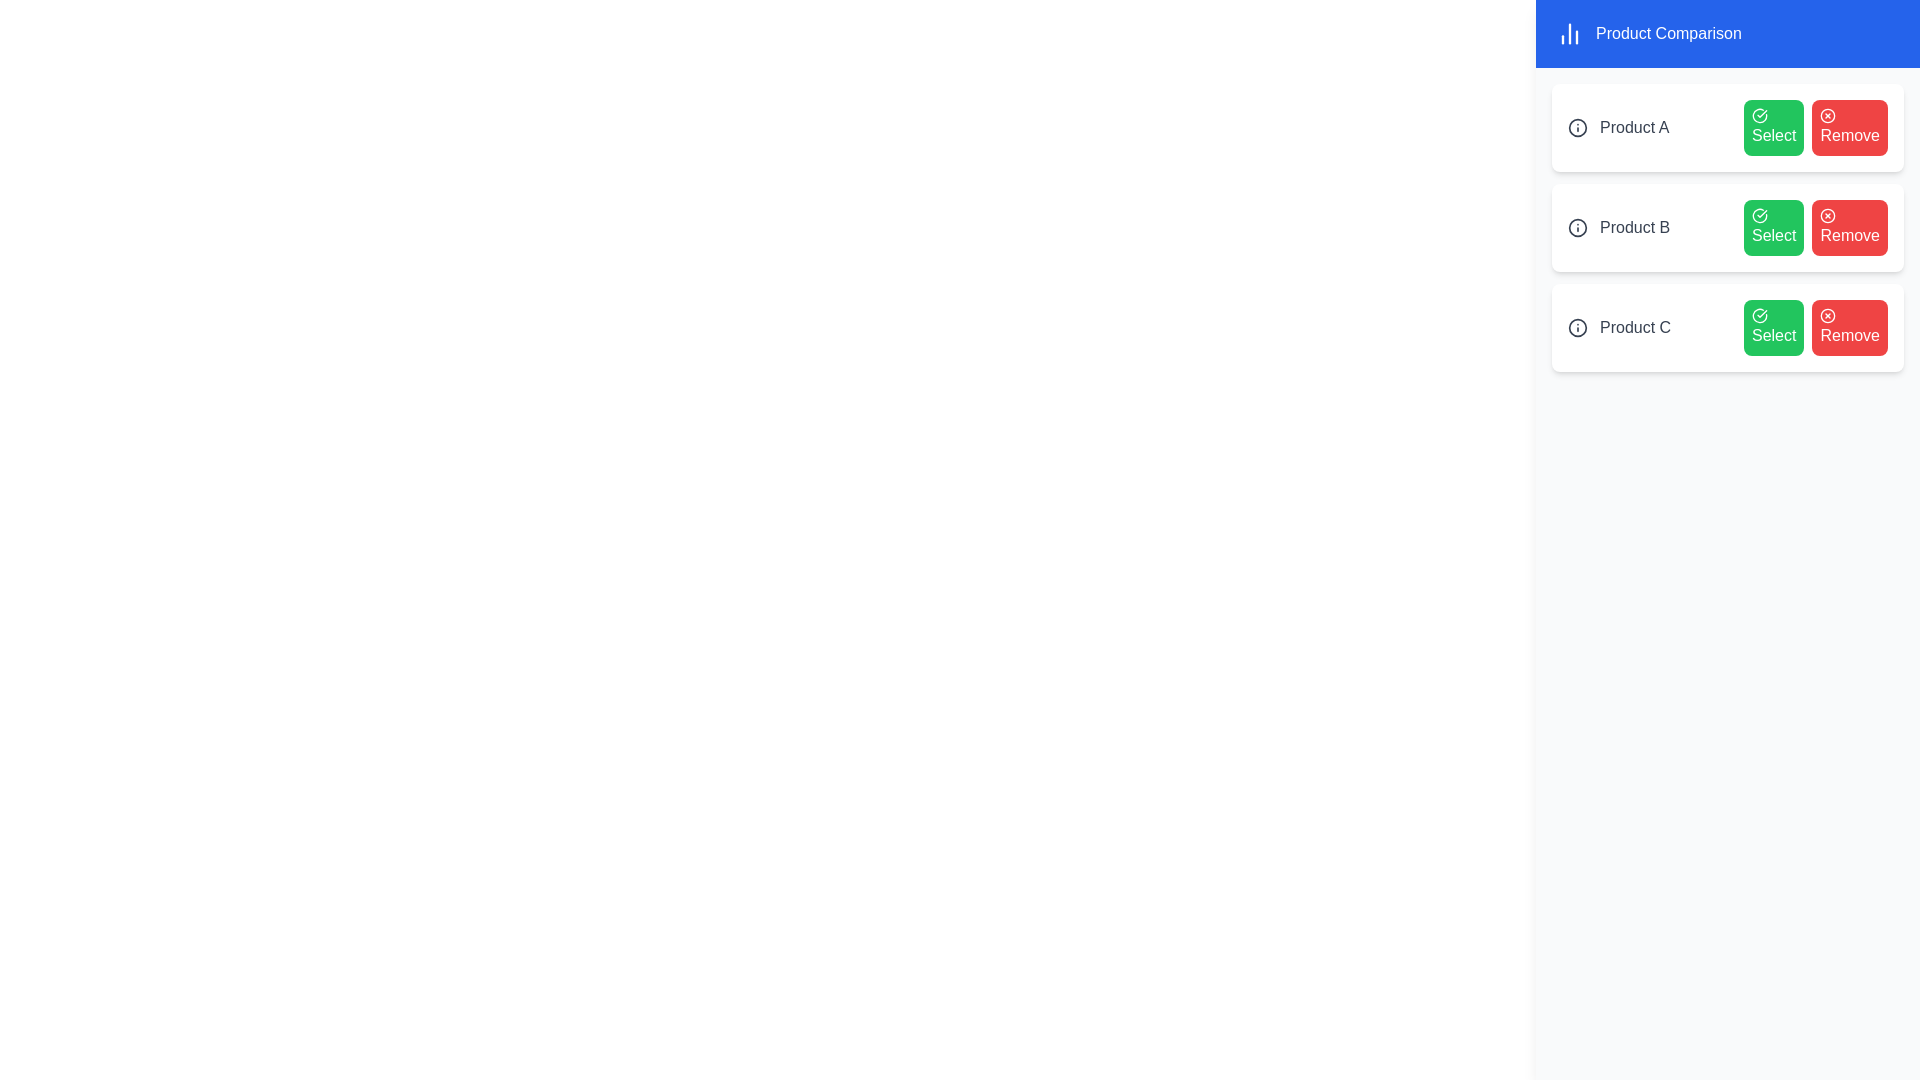 The width and height of the screenshot is (1920, 1080). What do you see at coordinates (1774, 127) in the screenshot?
I see `the 'Select' button for Product A` at bounding box center [1774, 127].